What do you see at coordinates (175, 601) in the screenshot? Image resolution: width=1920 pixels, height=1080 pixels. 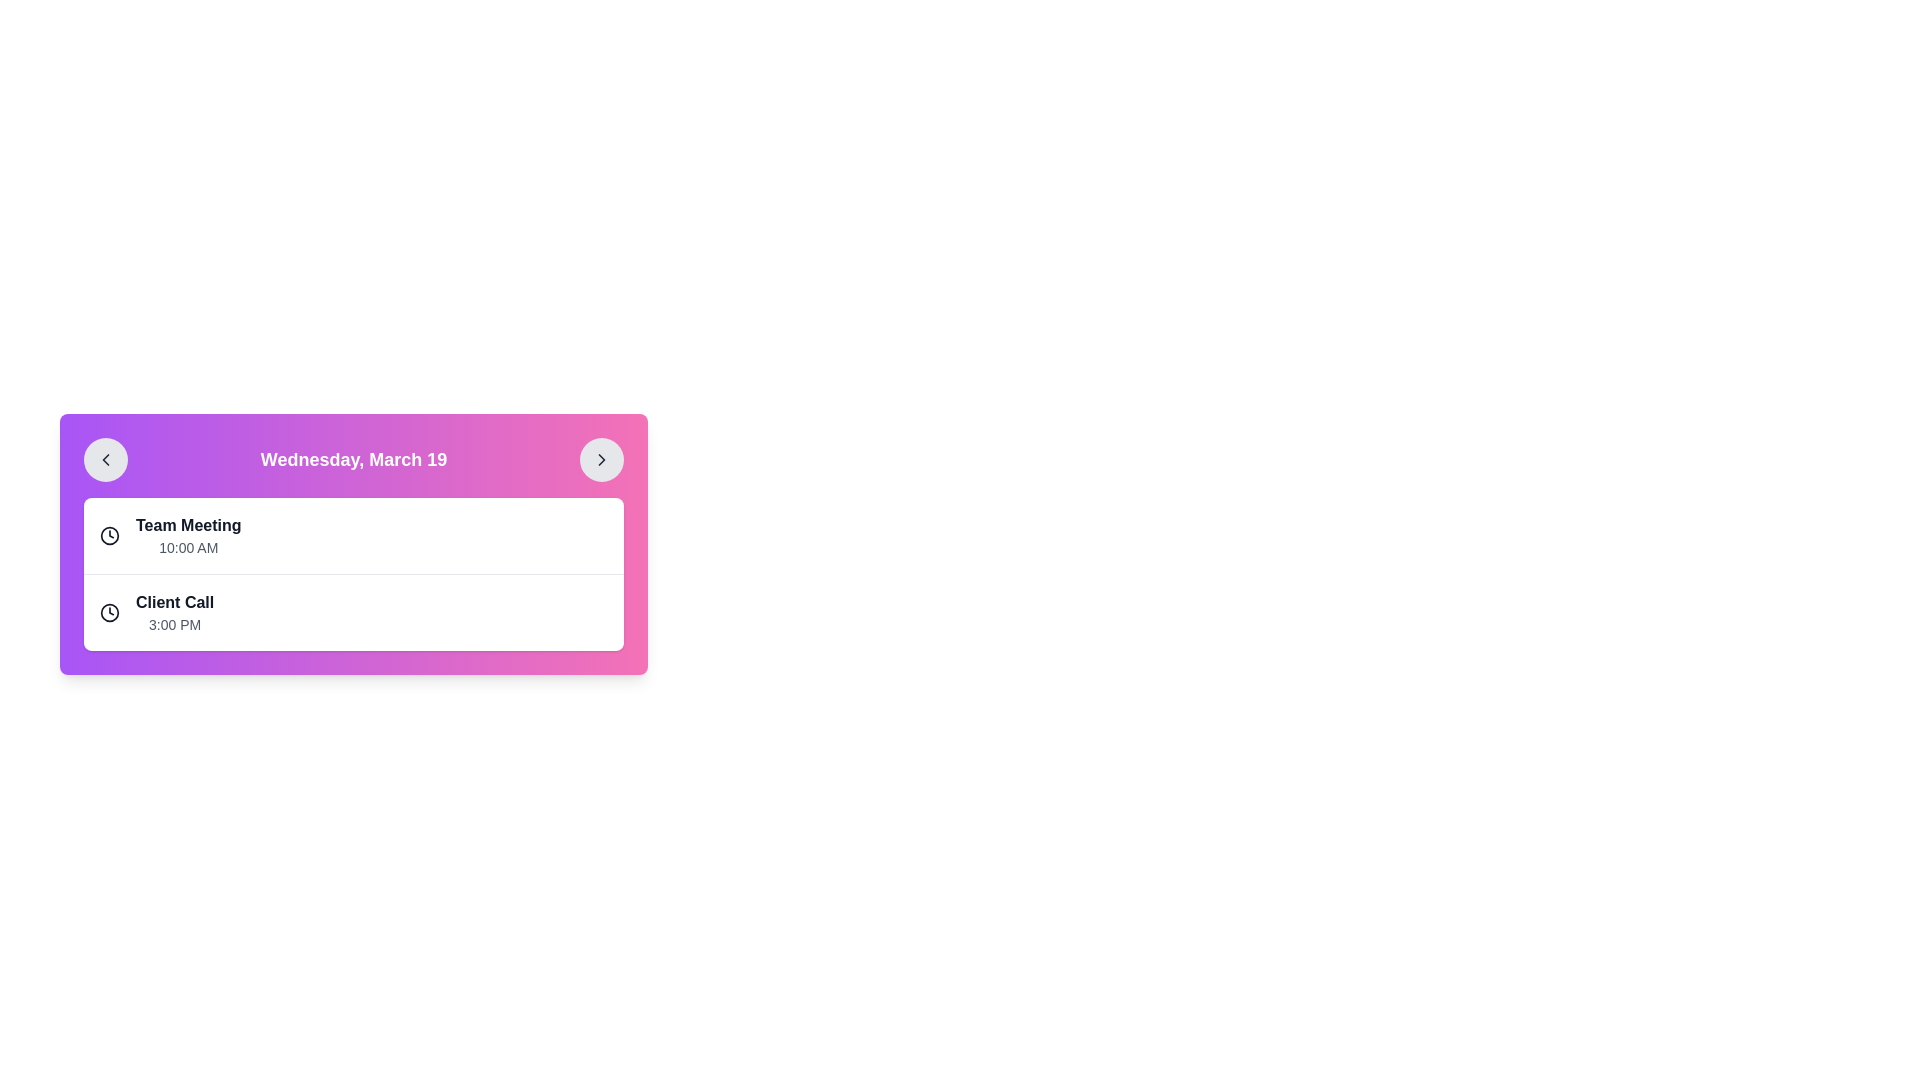 I see `the static text label that serves as a title for an event in the scheduling interface, located above the '3:00 PM' time text and to the right of a clock icon` at bounding box center [175, 601].